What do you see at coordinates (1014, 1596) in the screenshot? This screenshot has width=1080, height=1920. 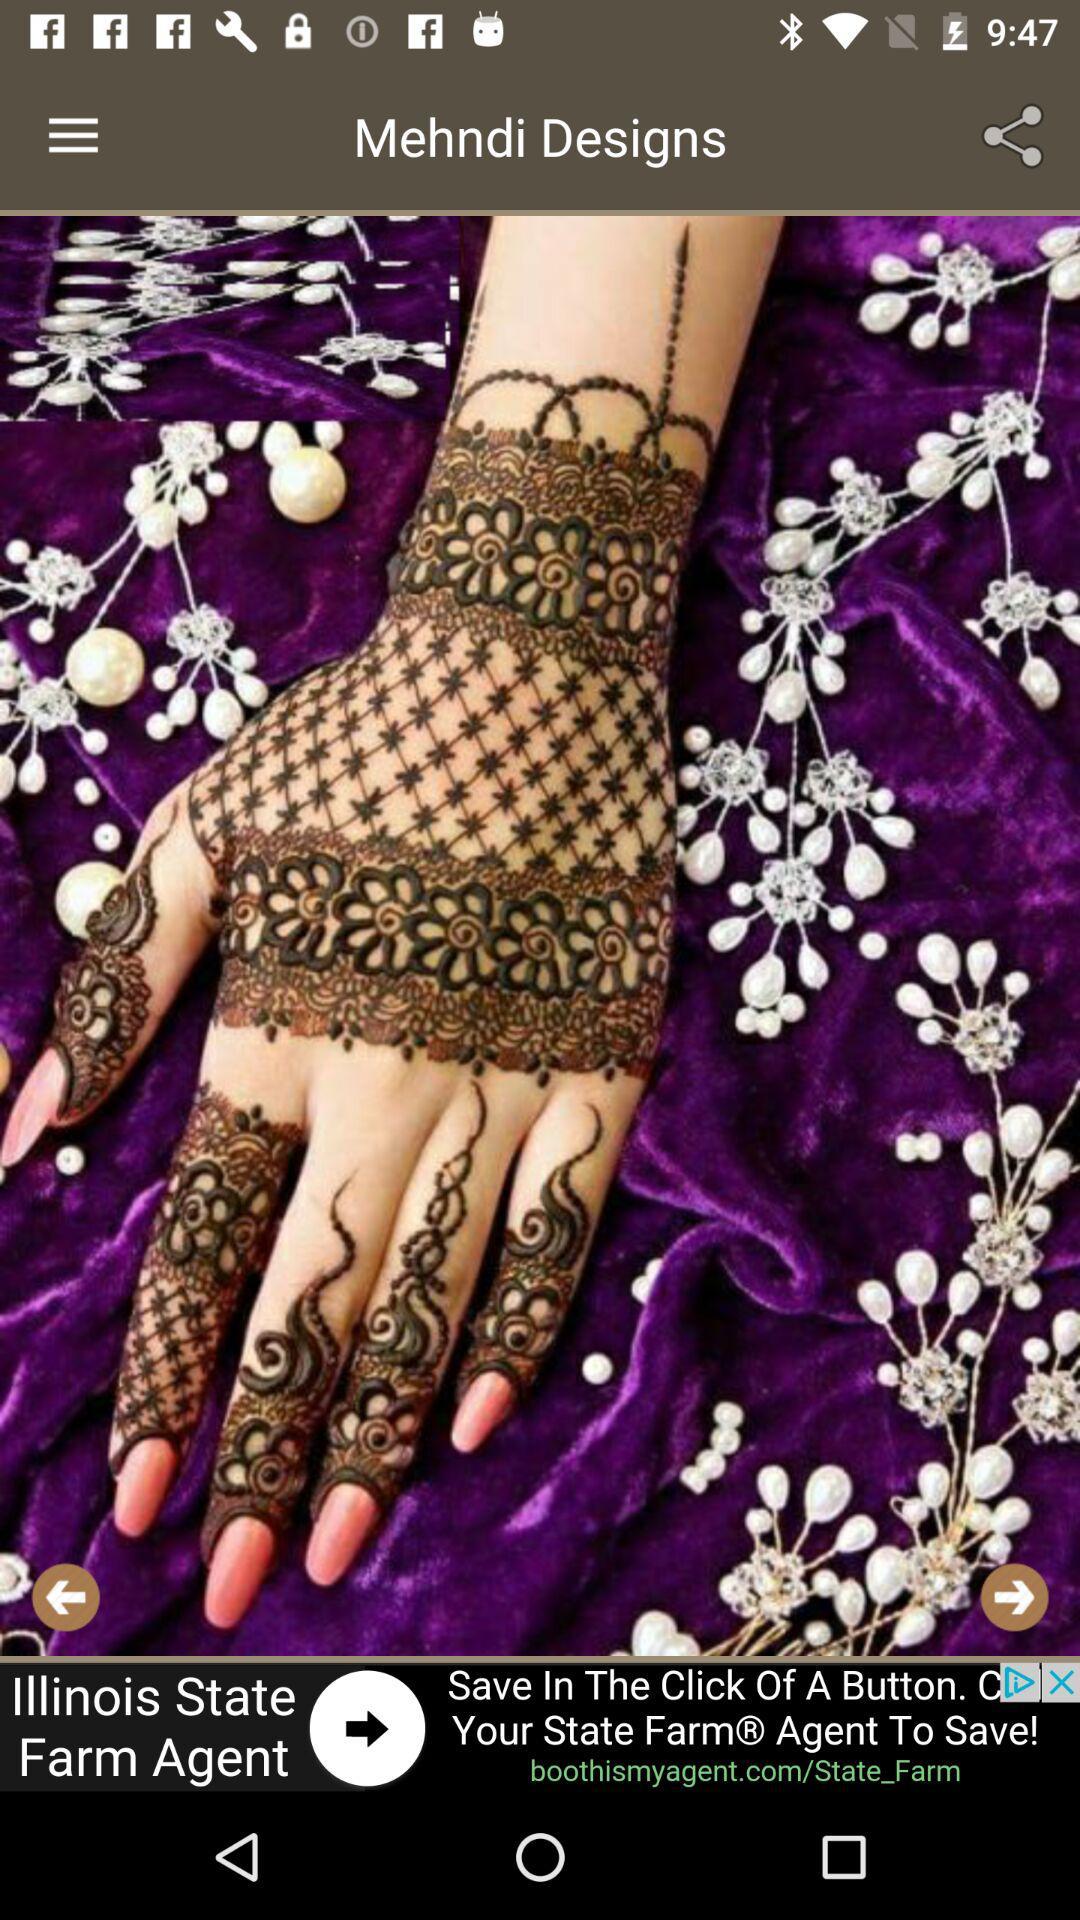 I see `next` at bounding box center [1014, 1596].